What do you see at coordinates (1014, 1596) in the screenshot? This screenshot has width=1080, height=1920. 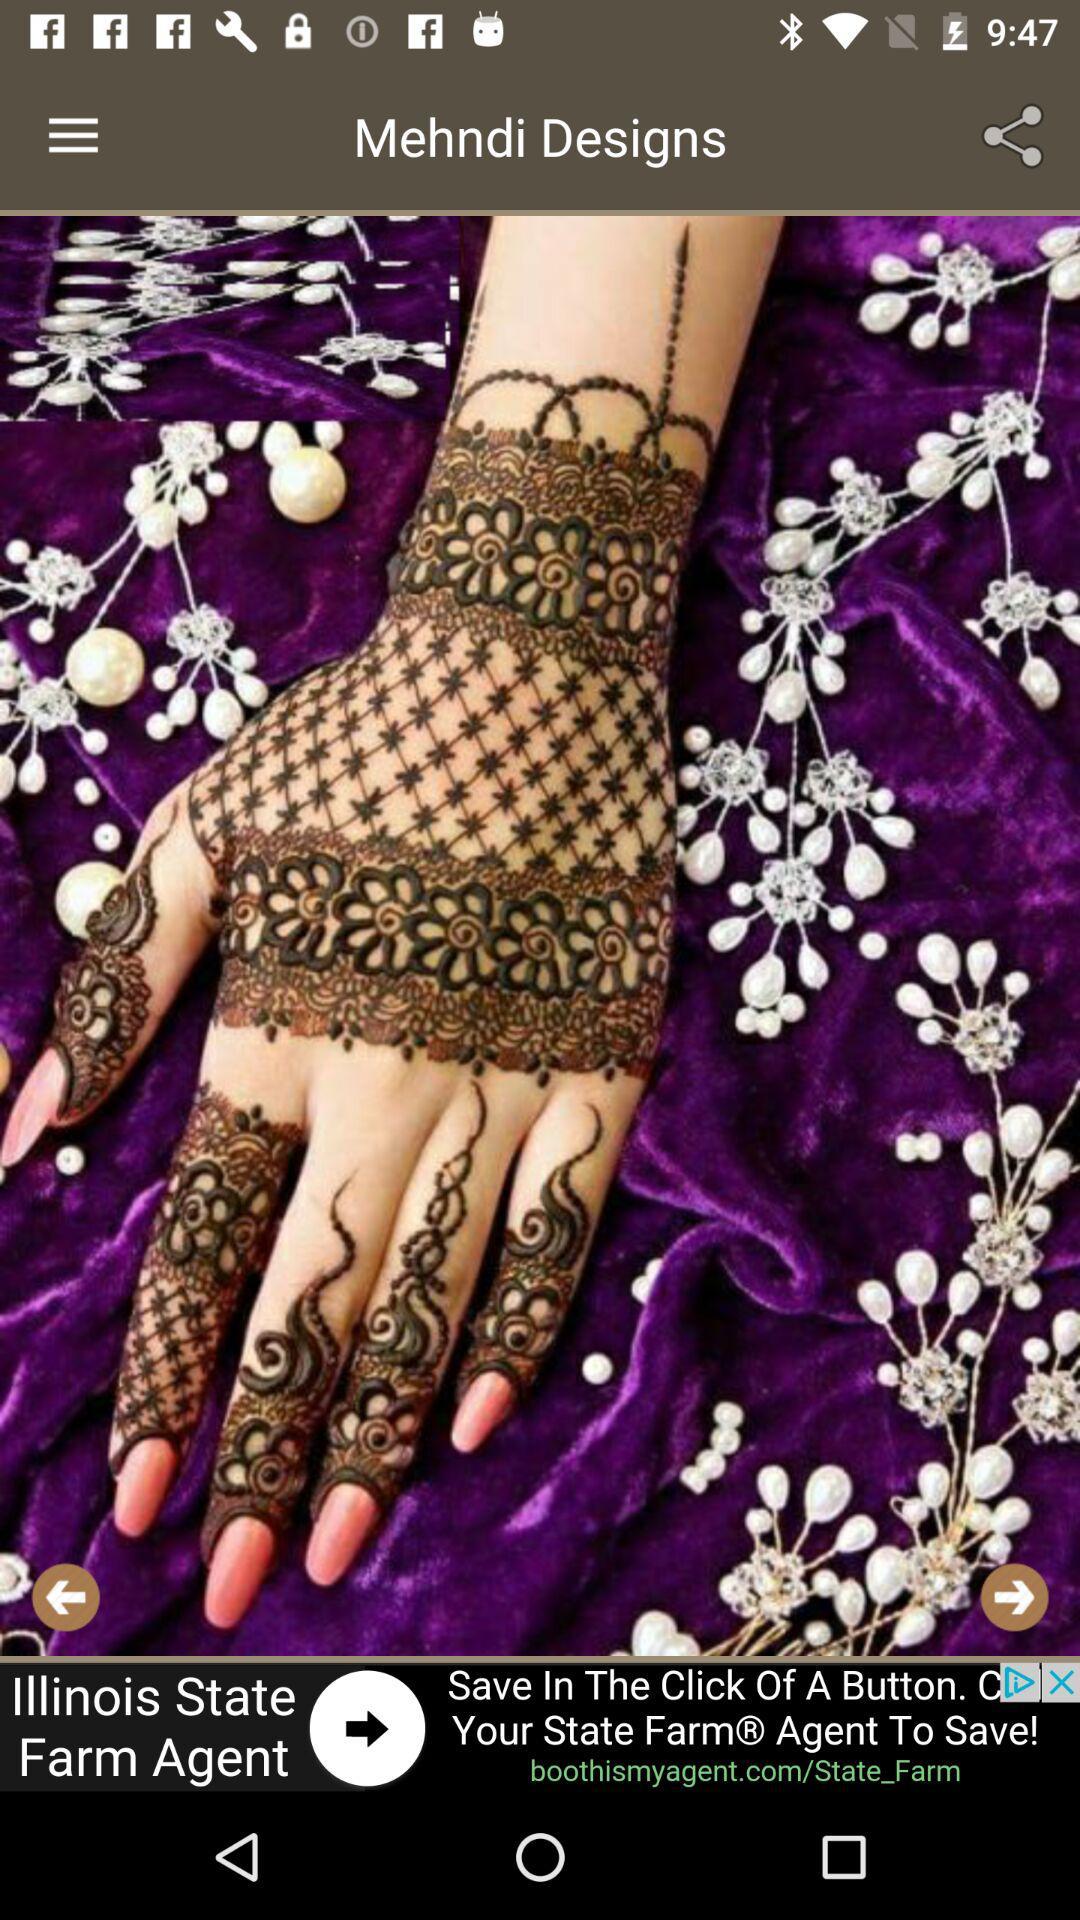 I see `next` at bounding box center [1014, 1596].